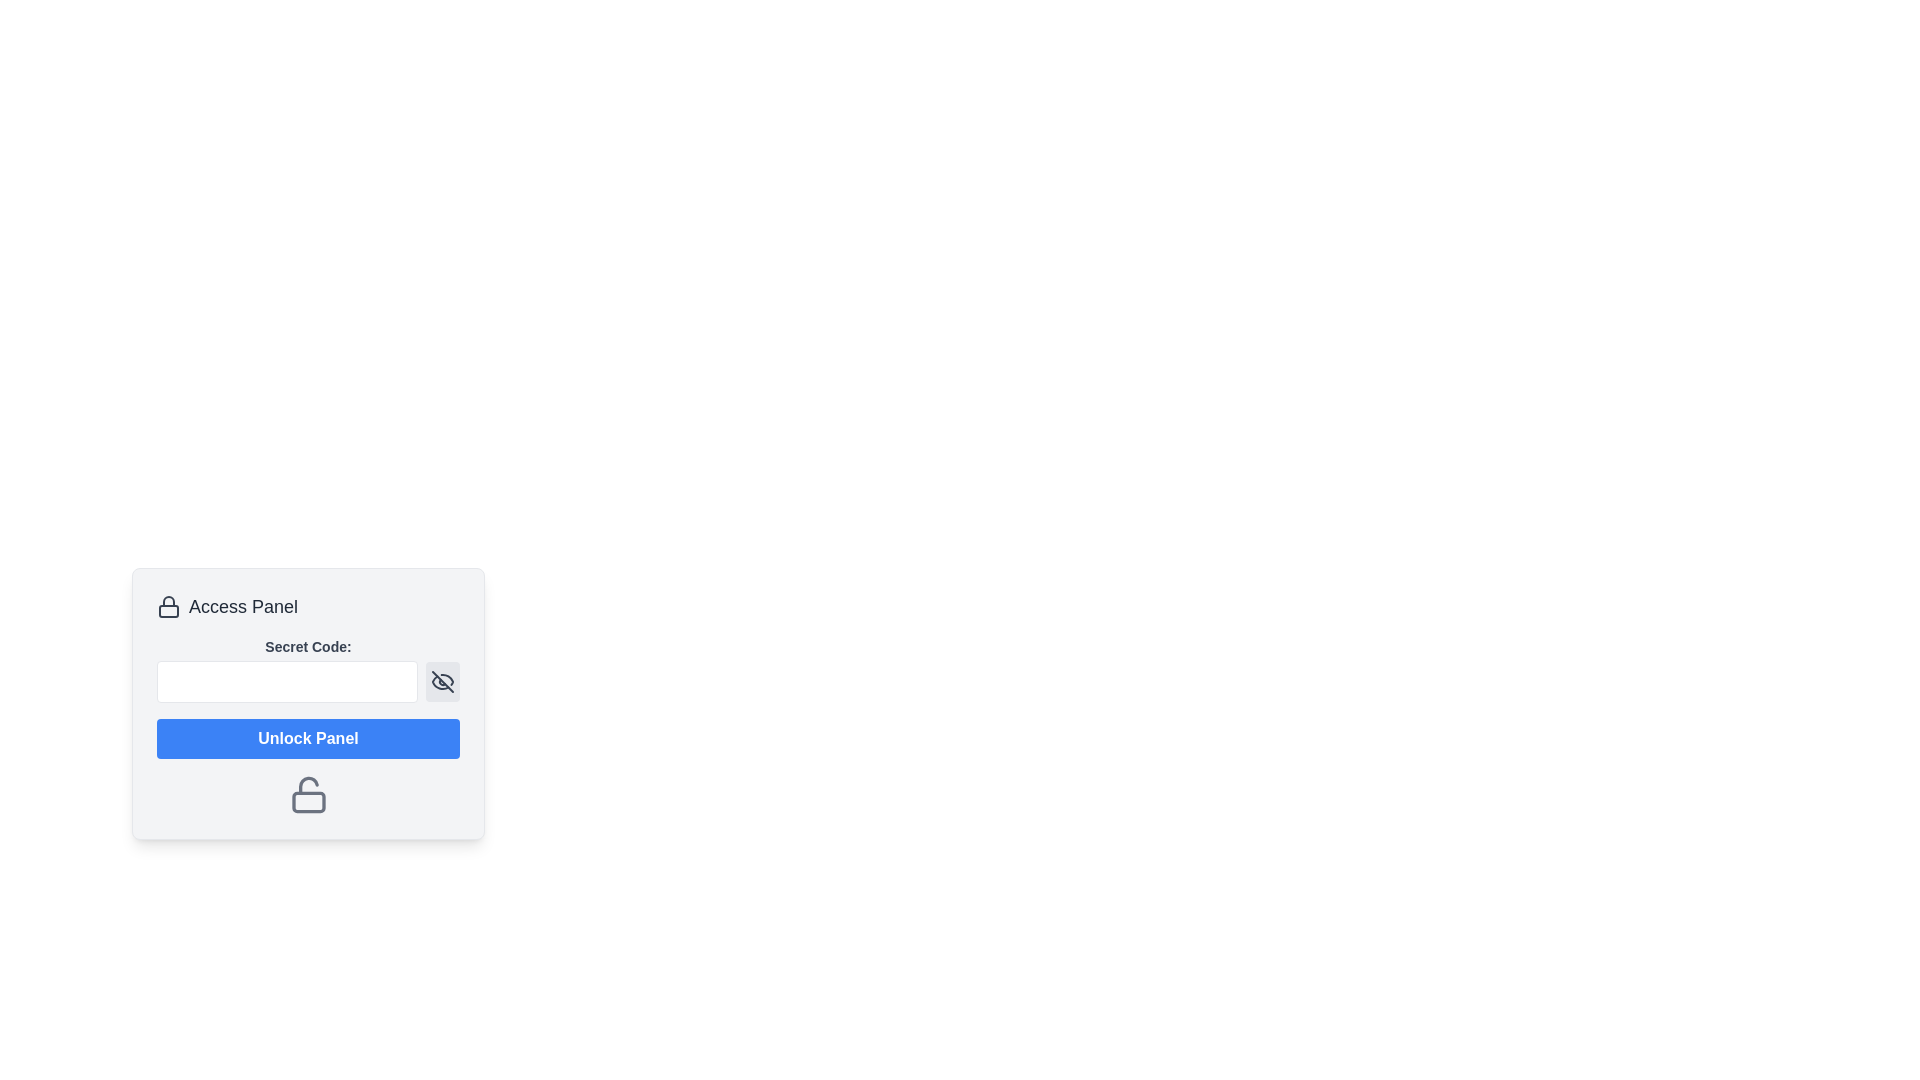 The width and height of the screenshot is (1920, 1080). I want to click on the rectangular blue button labeled 'Unlock Panel', so click(307, 739).